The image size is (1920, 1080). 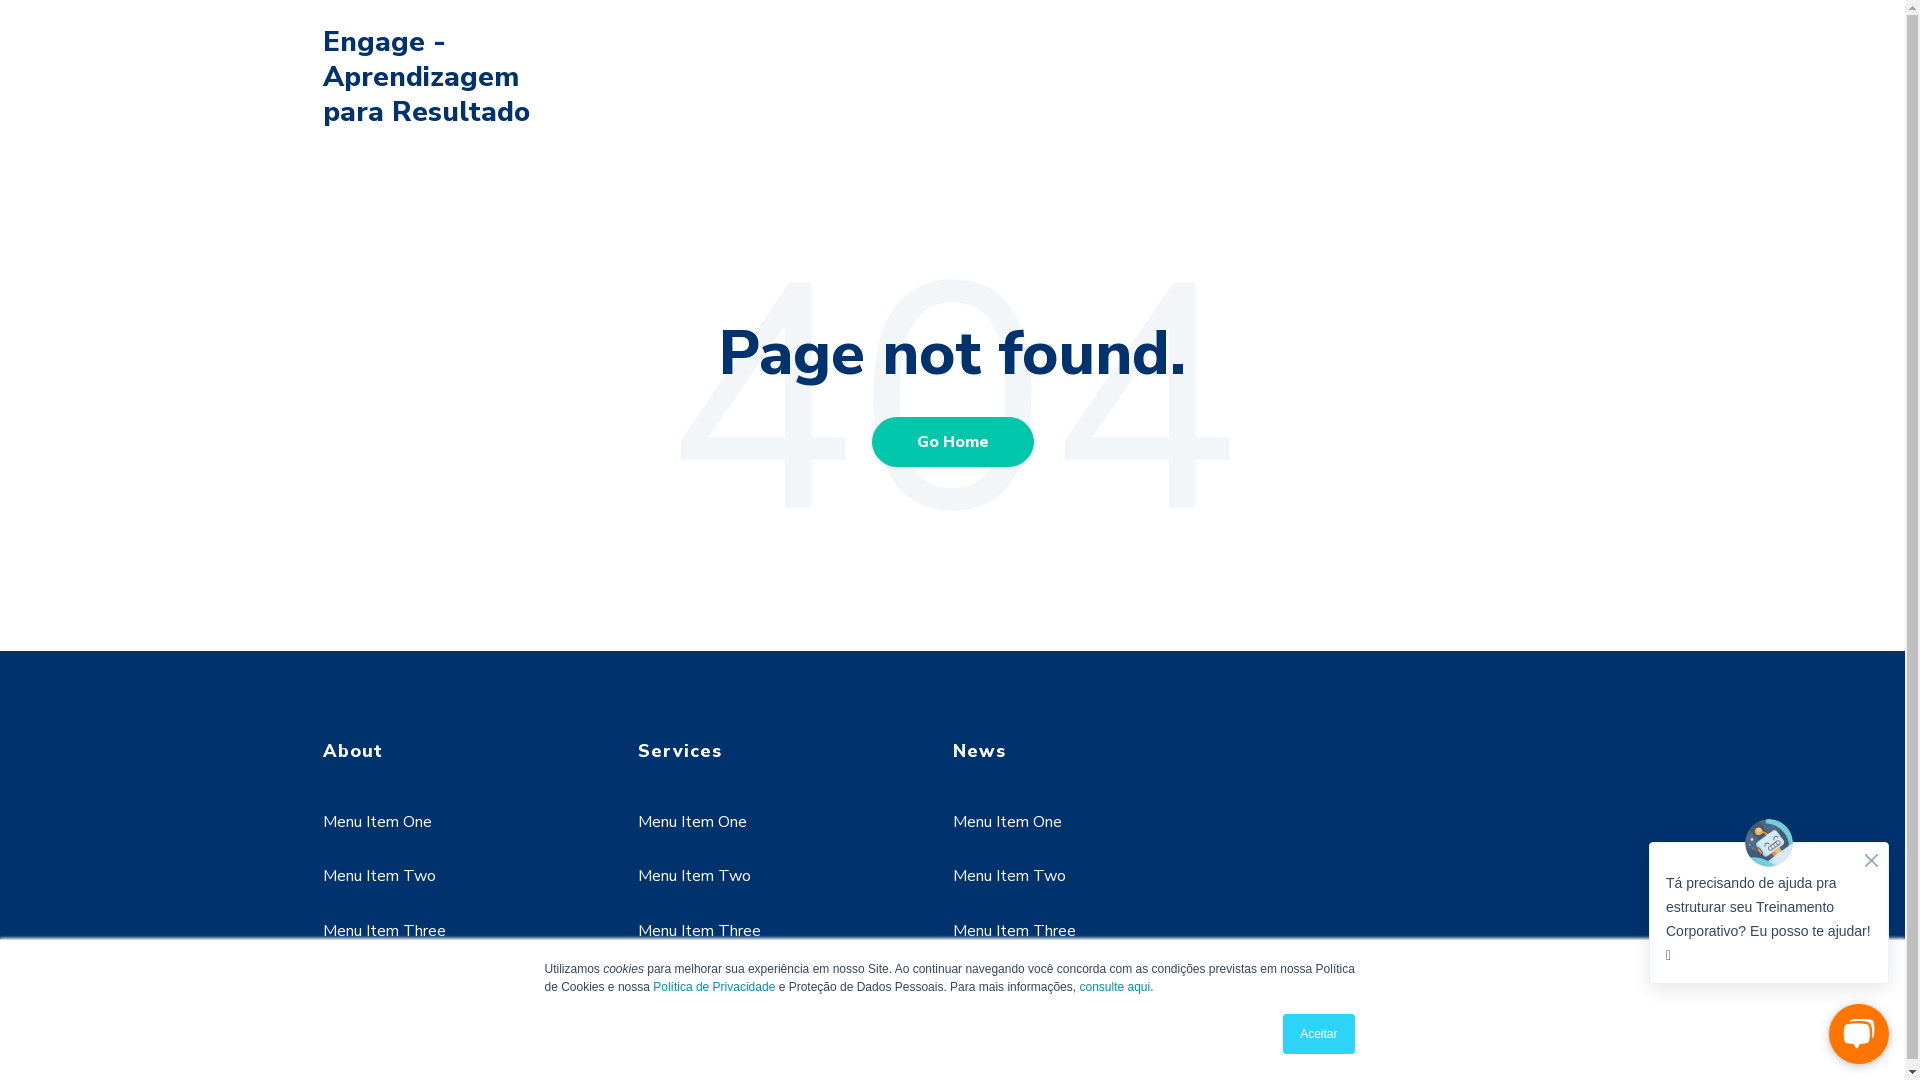 What do you see at coordinates (952, 439) in the screenshot?
I see `'Go Home'` at bounding box center [952, 439].